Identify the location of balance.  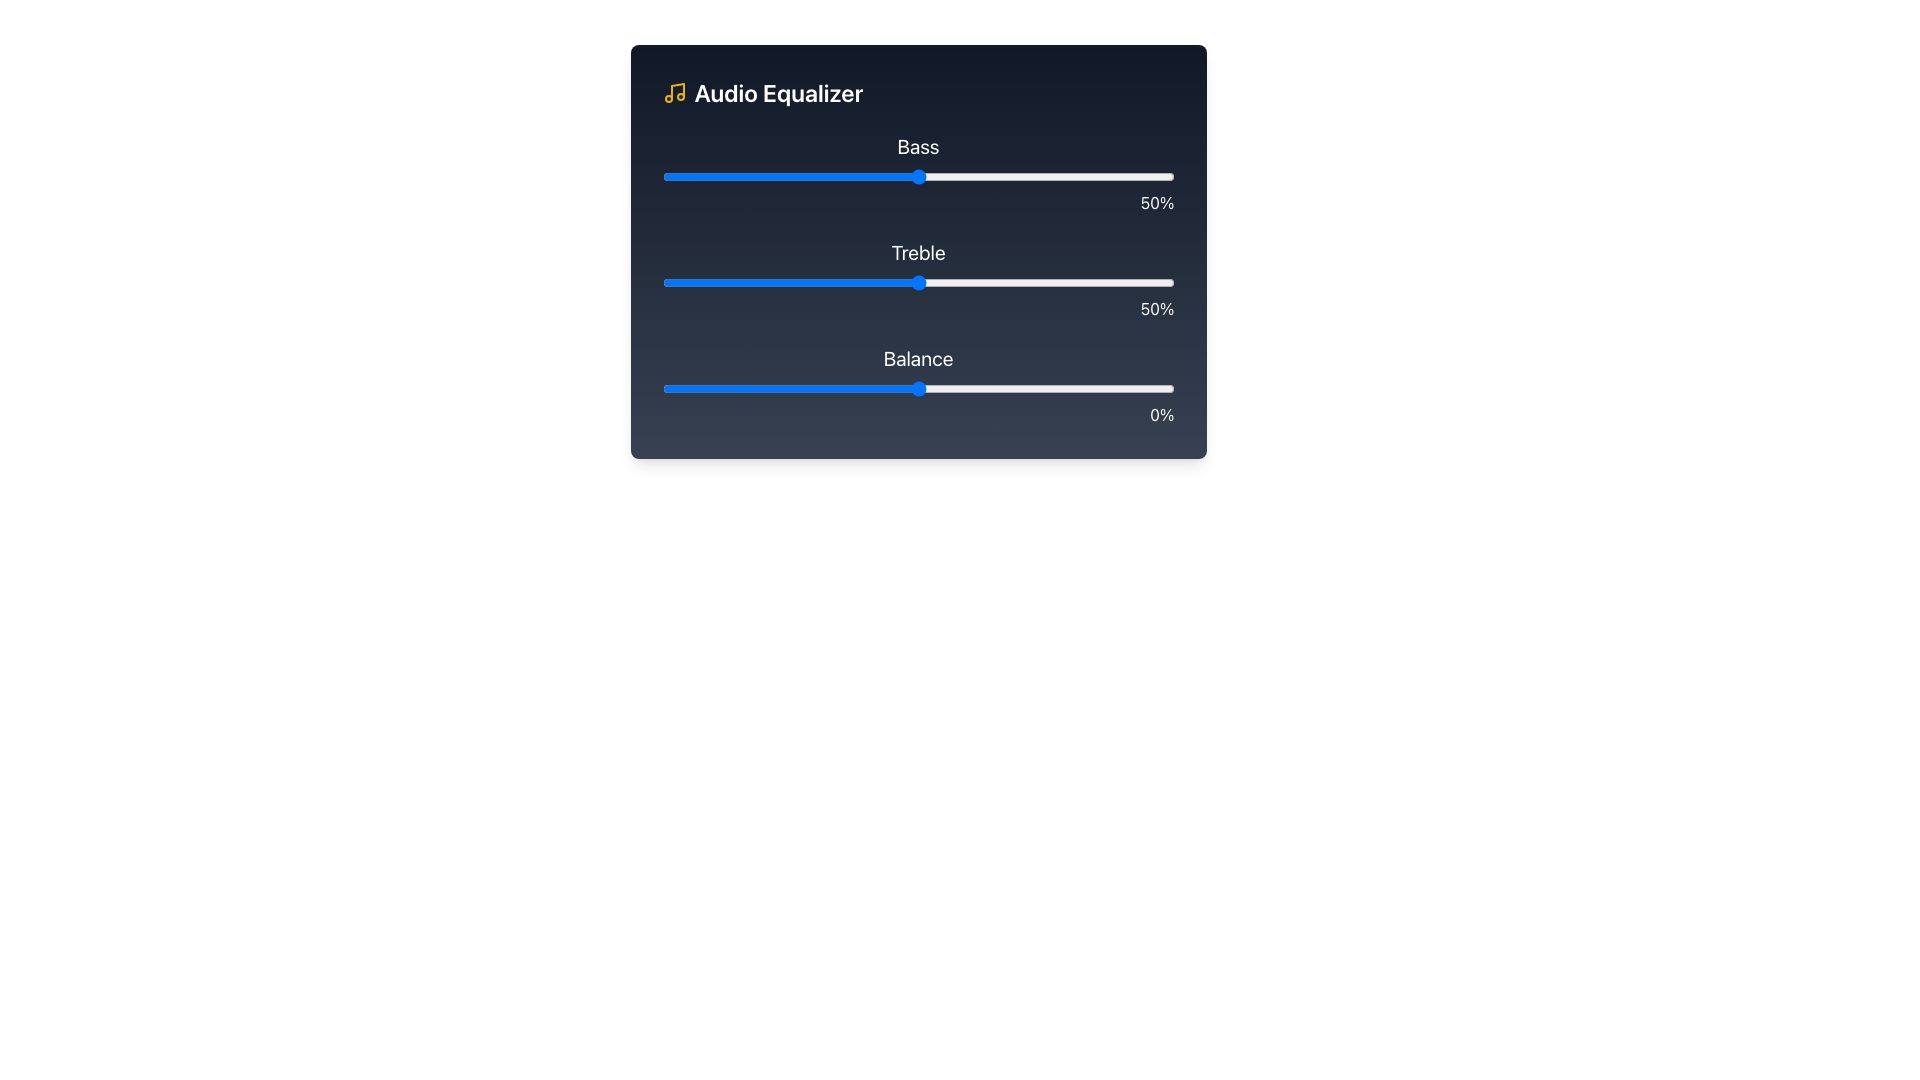
(1071, 389).